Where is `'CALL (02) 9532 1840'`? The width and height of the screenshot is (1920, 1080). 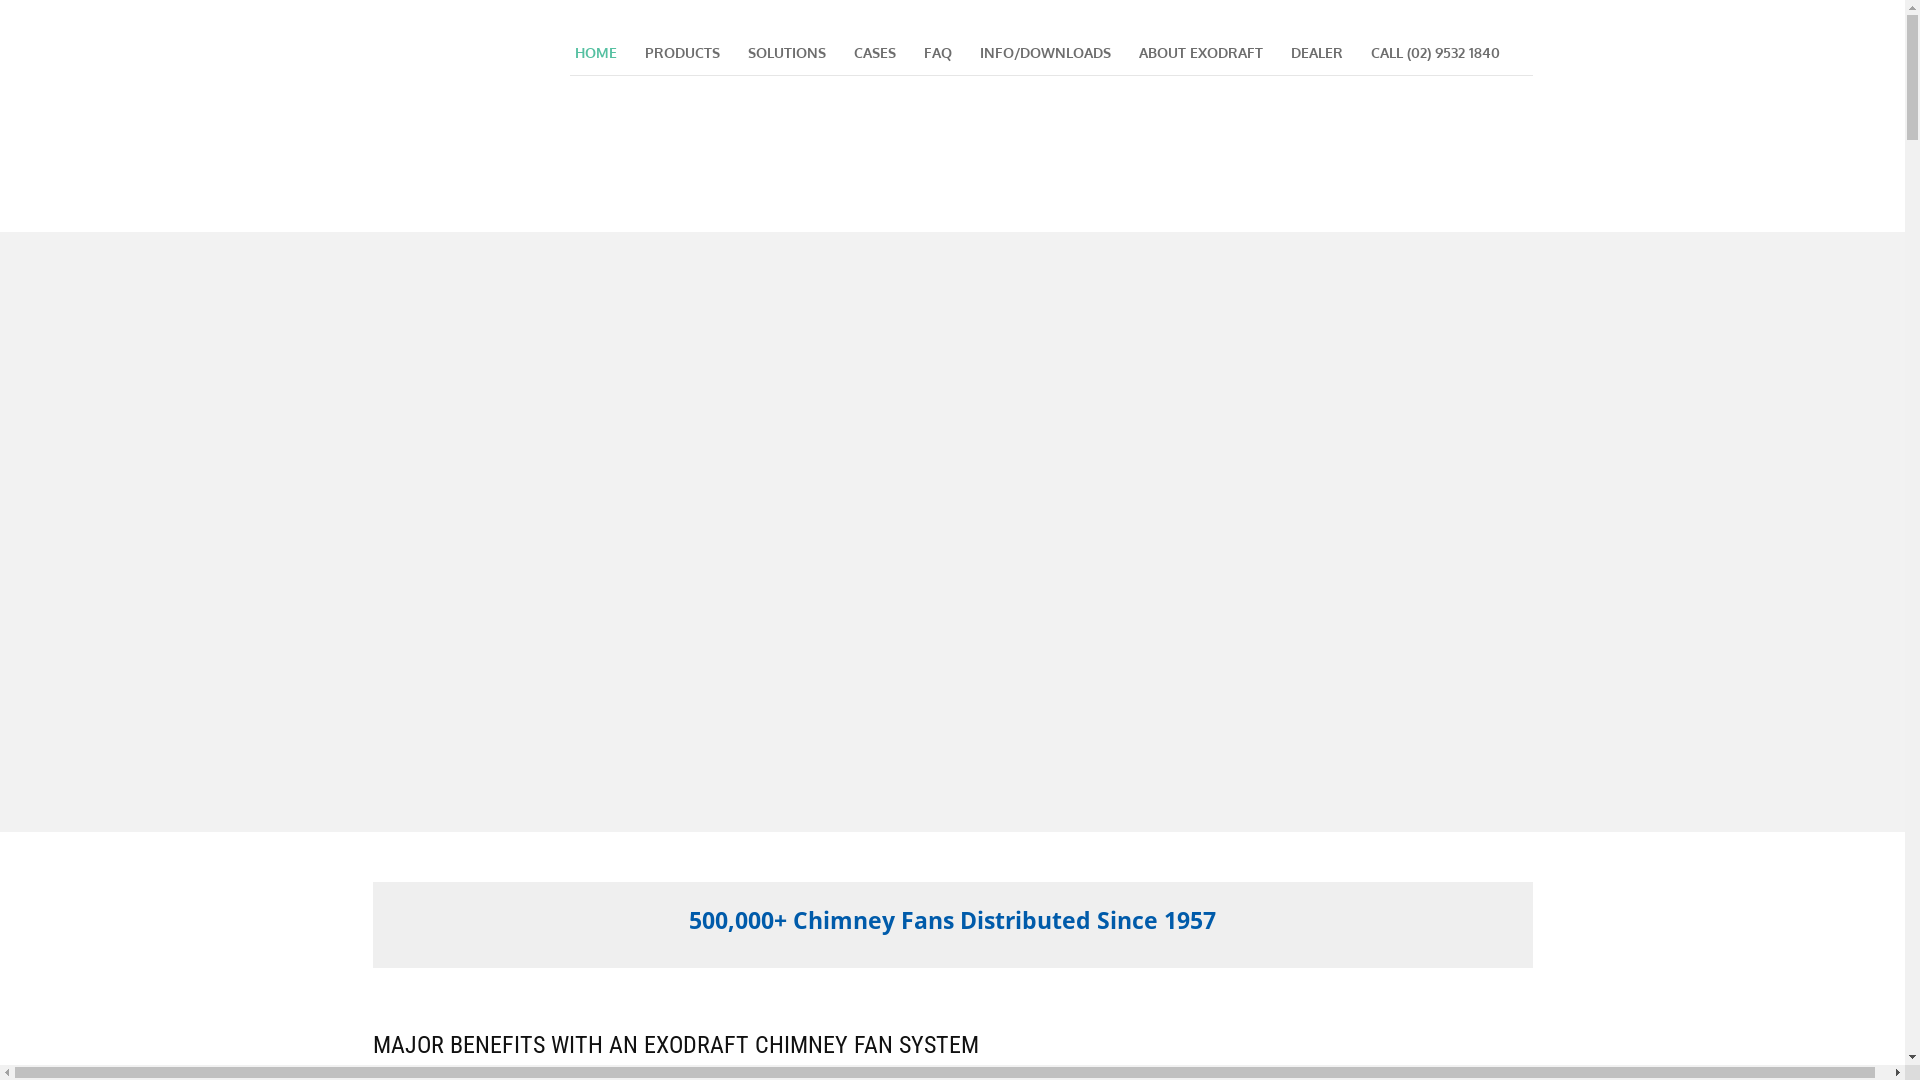
'CALL (02) 9532 1840' is located at coordinates (1365, 52).